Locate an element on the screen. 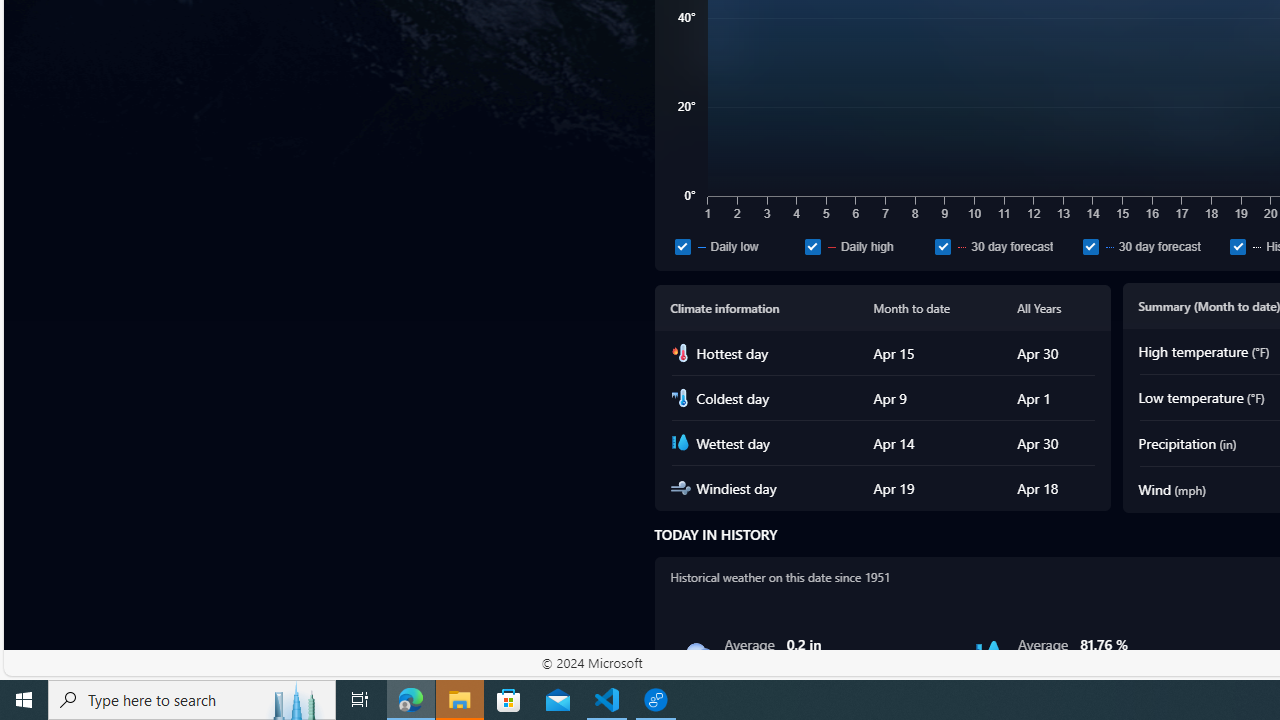  '30 day forecast' is located at coordinates (1152, 245).